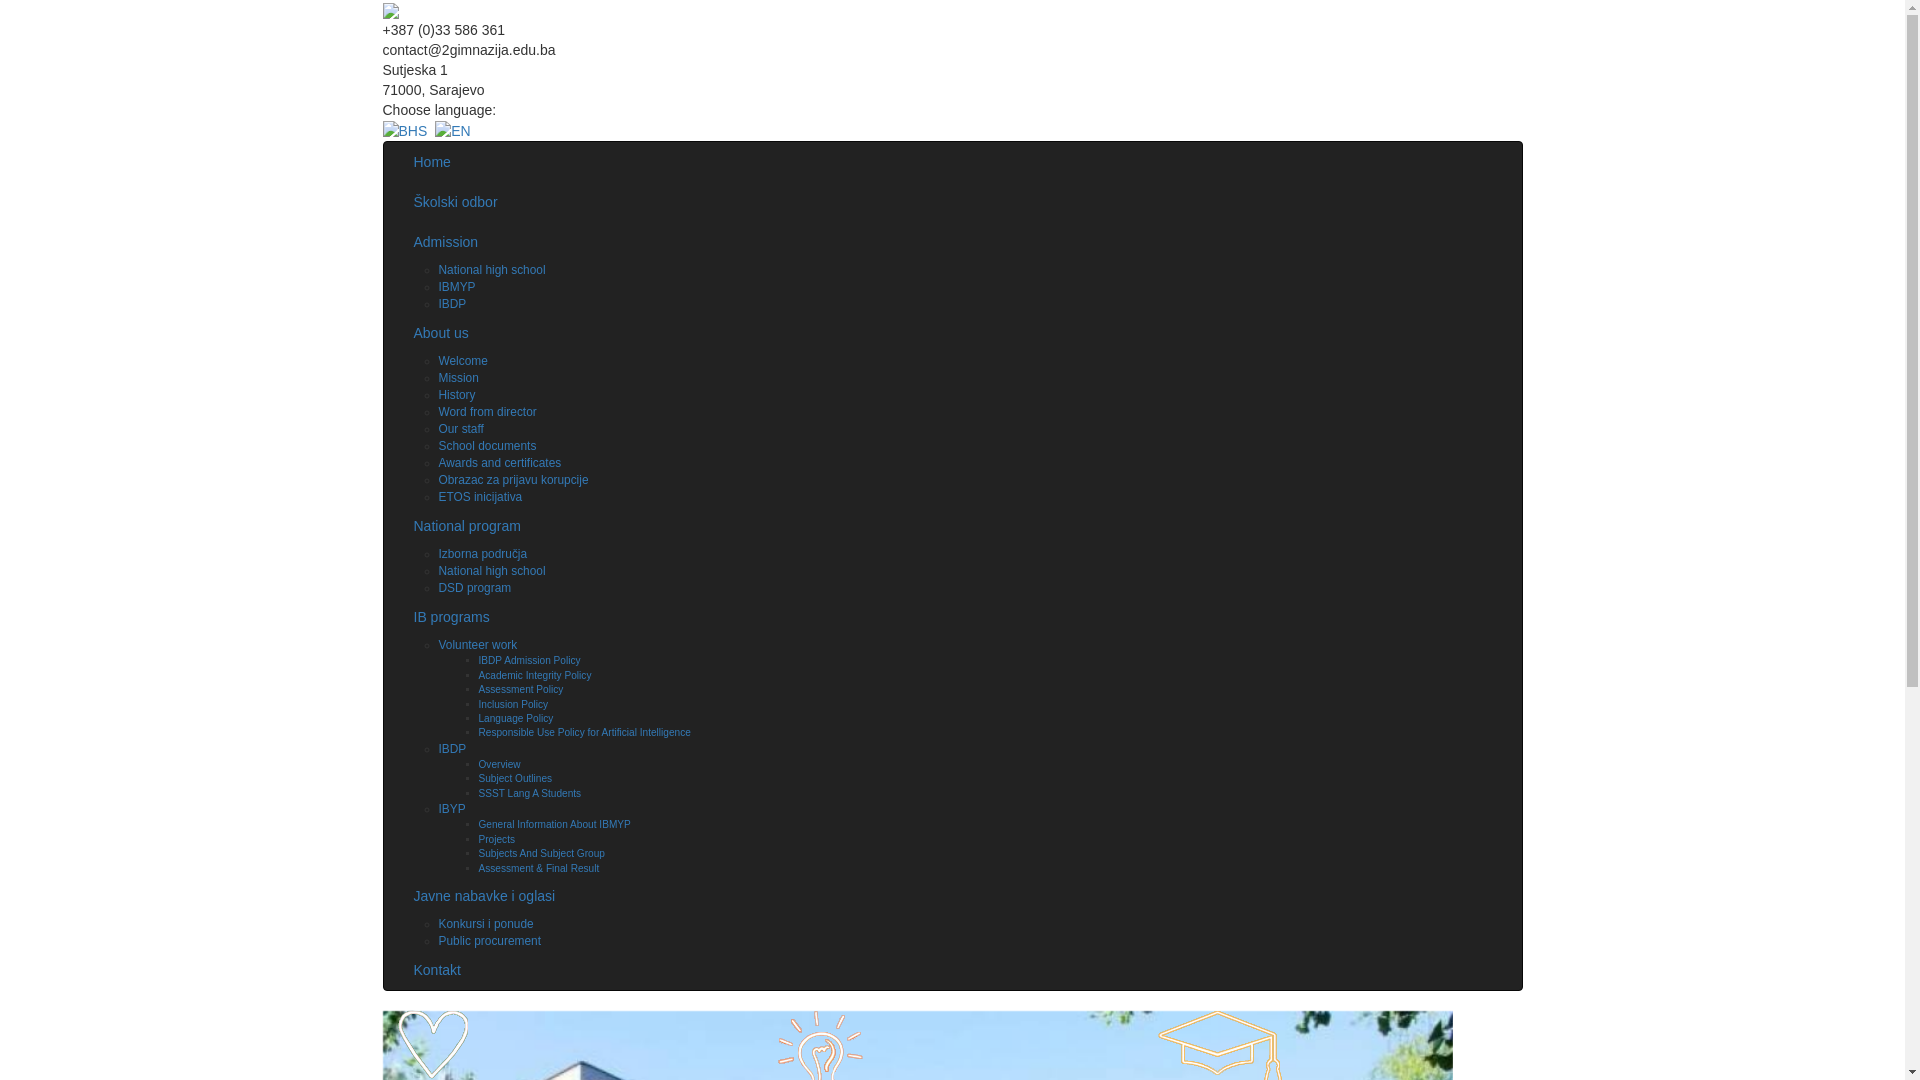 This screenshot has height=1080, width=1920. I want to click on 'Inclusion Policy', so click(513, 703).